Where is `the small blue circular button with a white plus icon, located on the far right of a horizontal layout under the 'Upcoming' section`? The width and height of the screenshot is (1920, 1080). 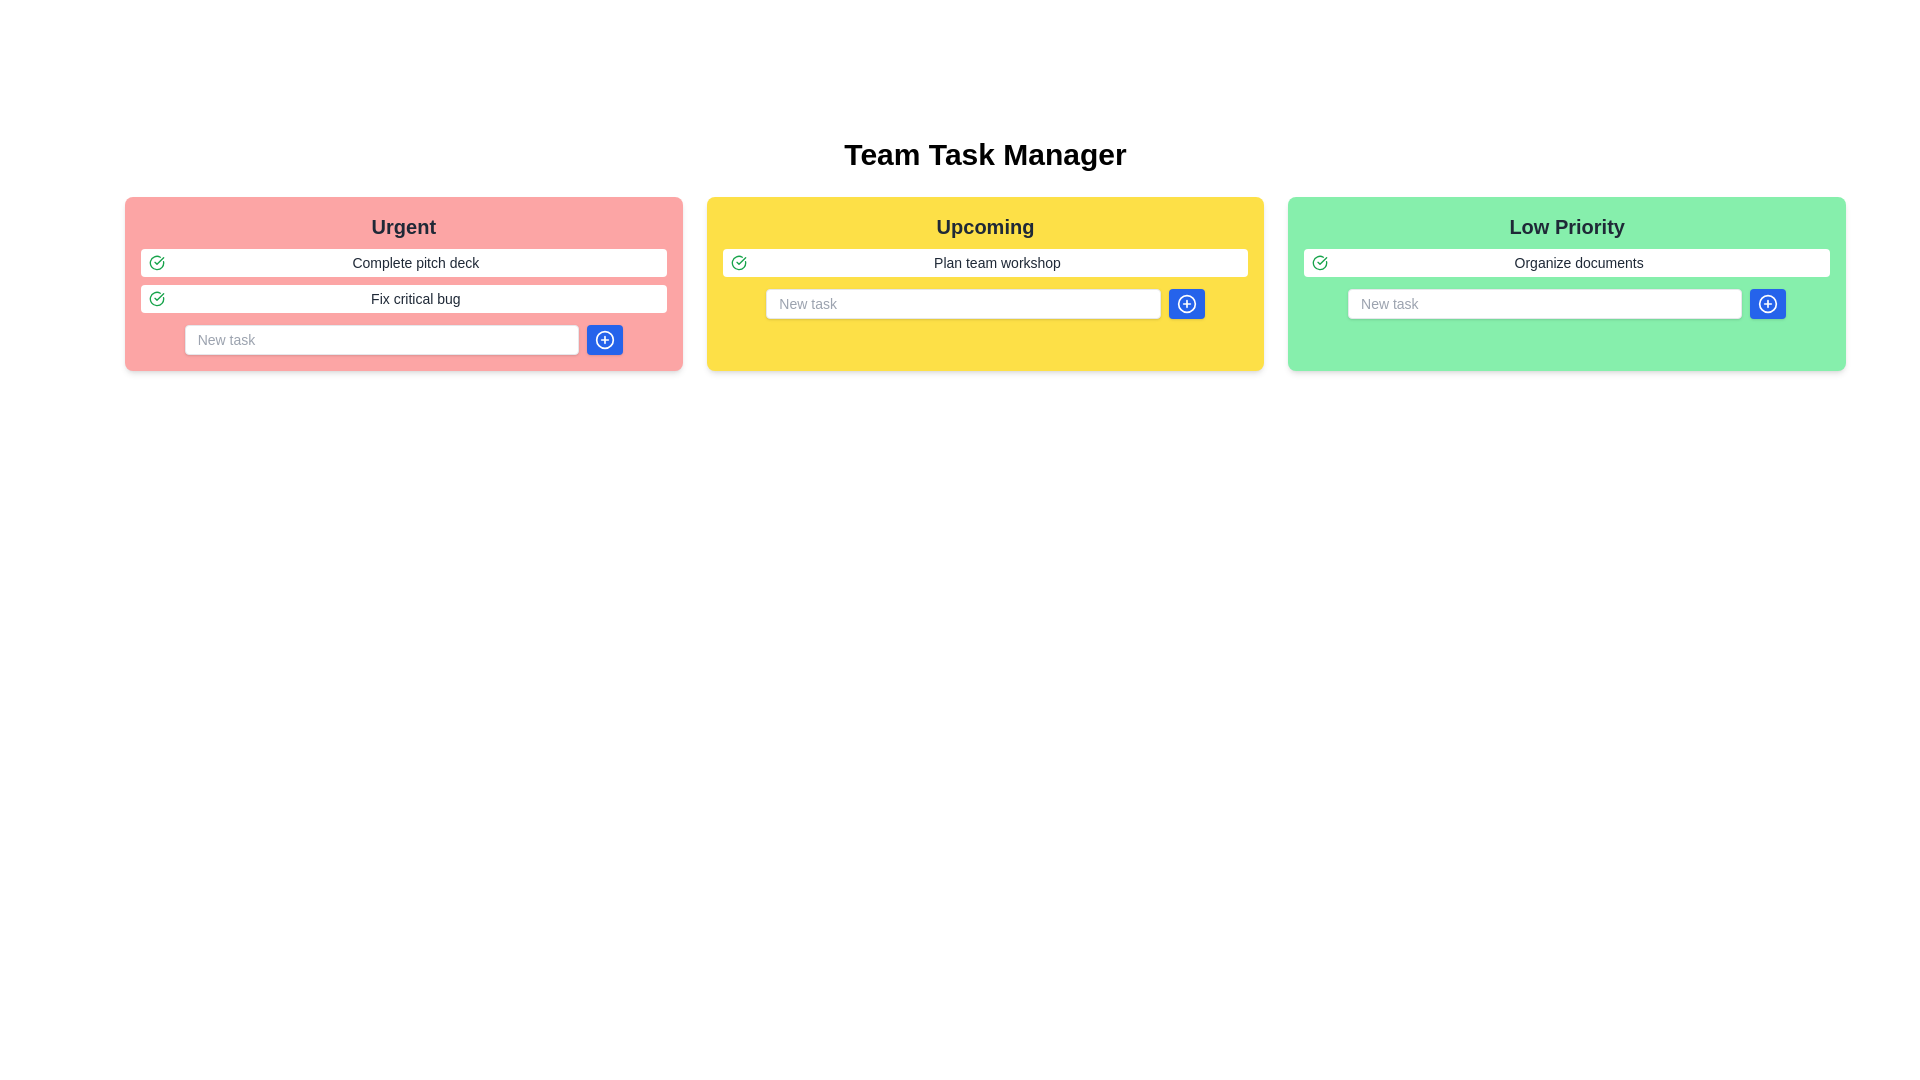
the small blue circular button with a white plus icon, located on the far right of a horizontal layout under the 'Upcoming' section is located at coordinates (1186, 304).